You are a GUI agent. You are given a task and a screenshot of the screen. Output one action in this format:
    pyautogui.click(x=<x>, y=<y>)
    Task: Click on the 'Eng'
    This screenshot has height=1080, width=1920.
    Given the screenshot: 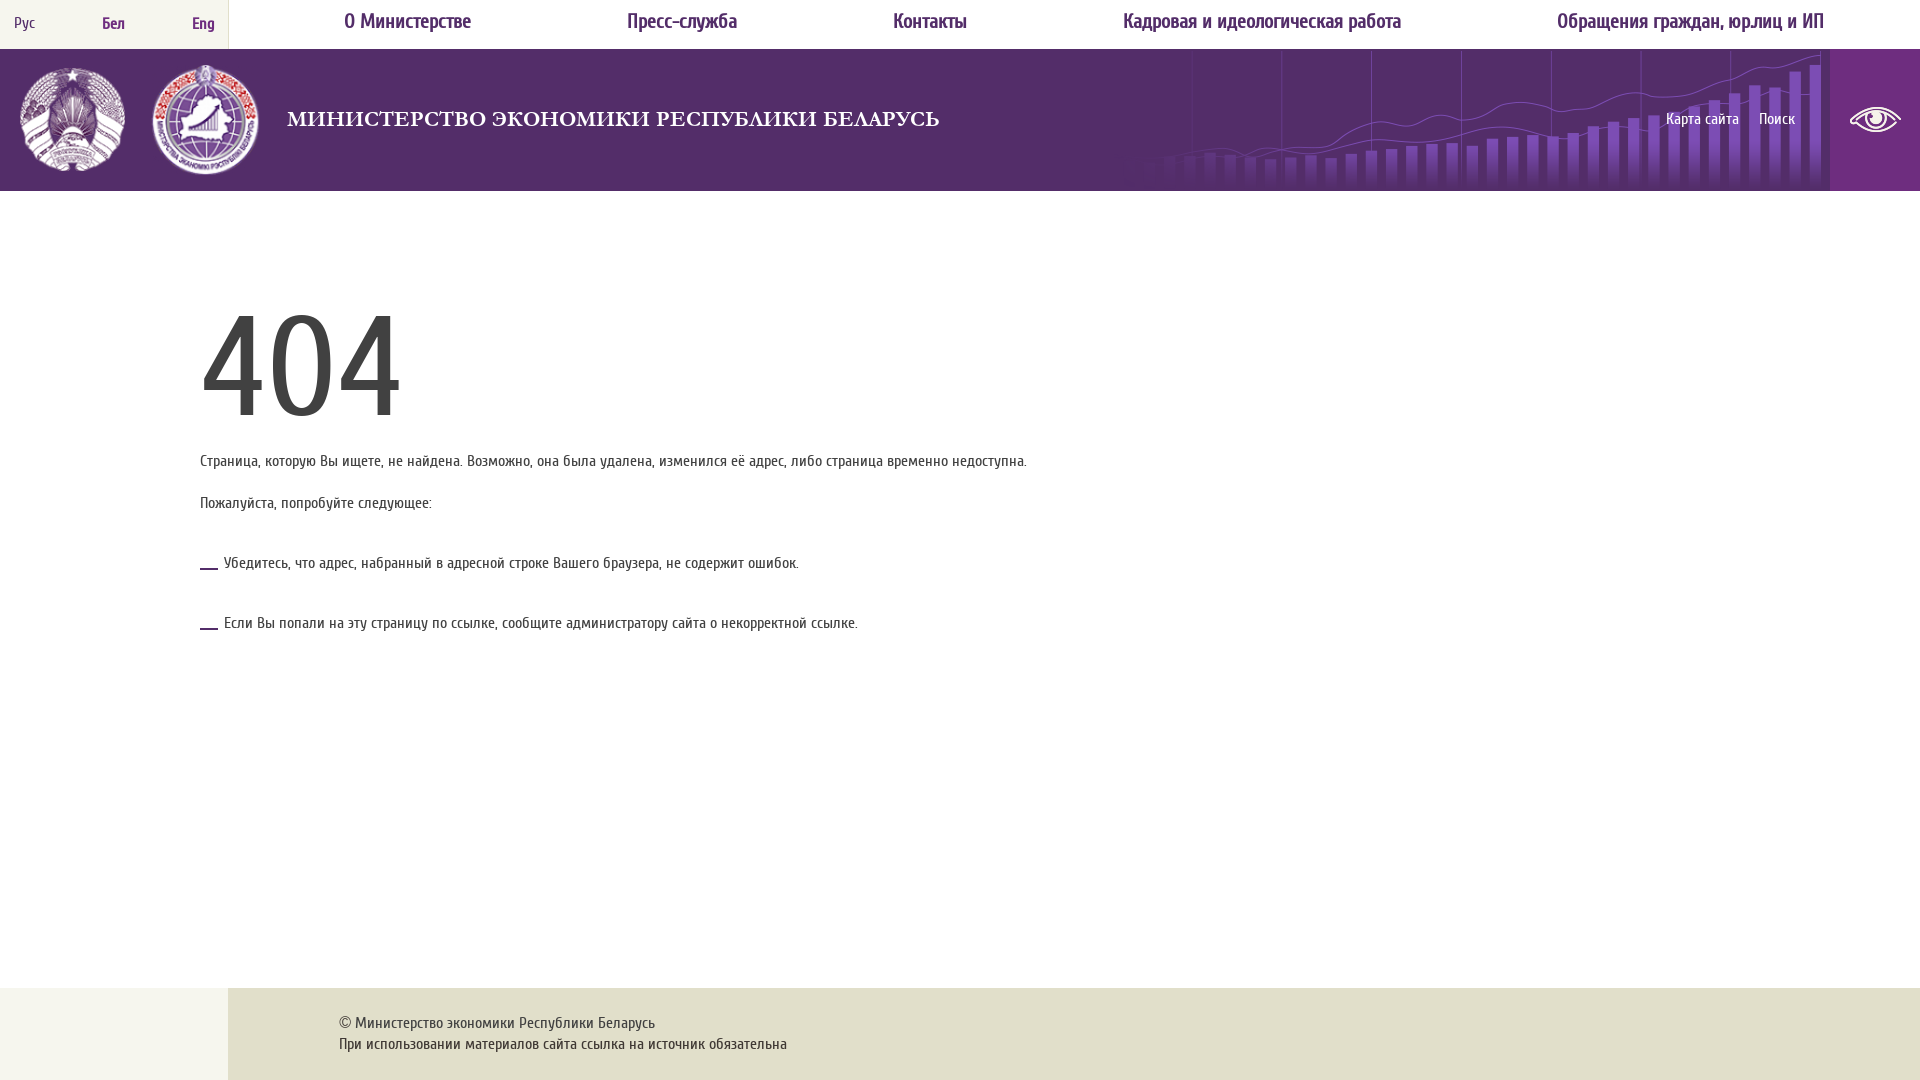 What is the action you would take?
    pyautogui.click(x=202, y=24)
    